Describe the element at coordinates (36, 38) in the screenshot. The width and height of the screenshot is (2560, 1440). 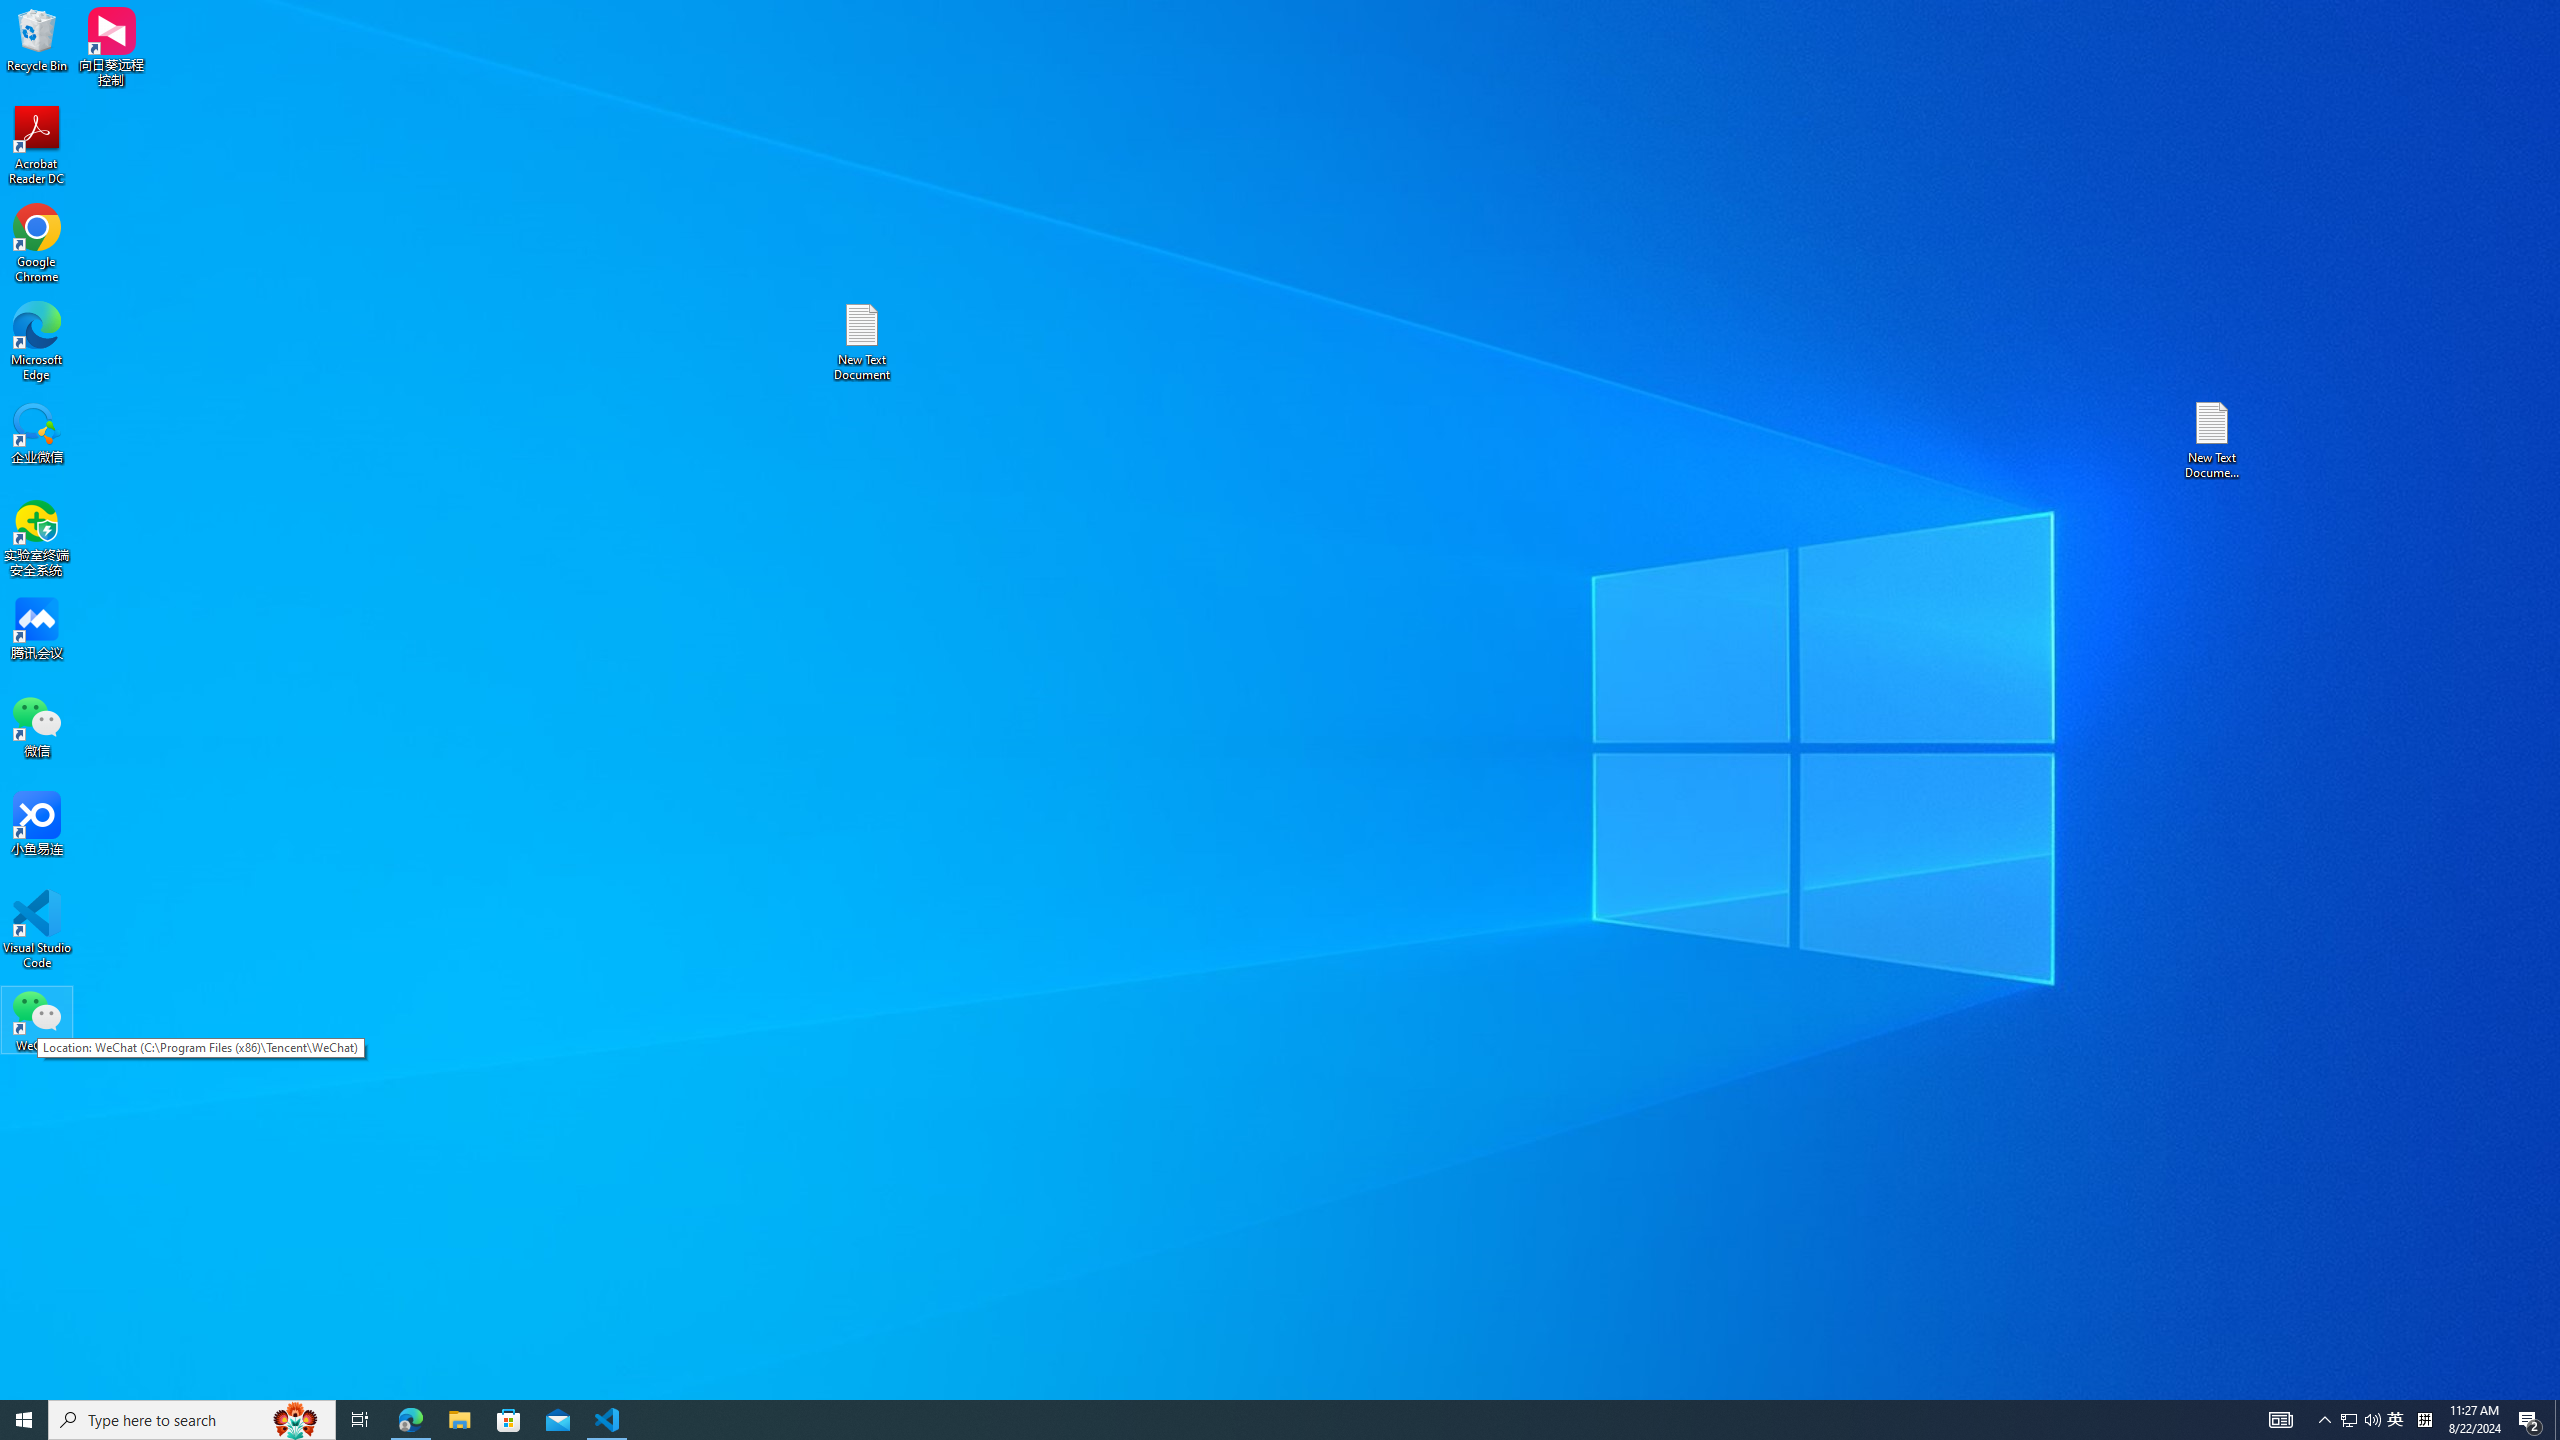
I see `'Recycle Bin'` at that location.